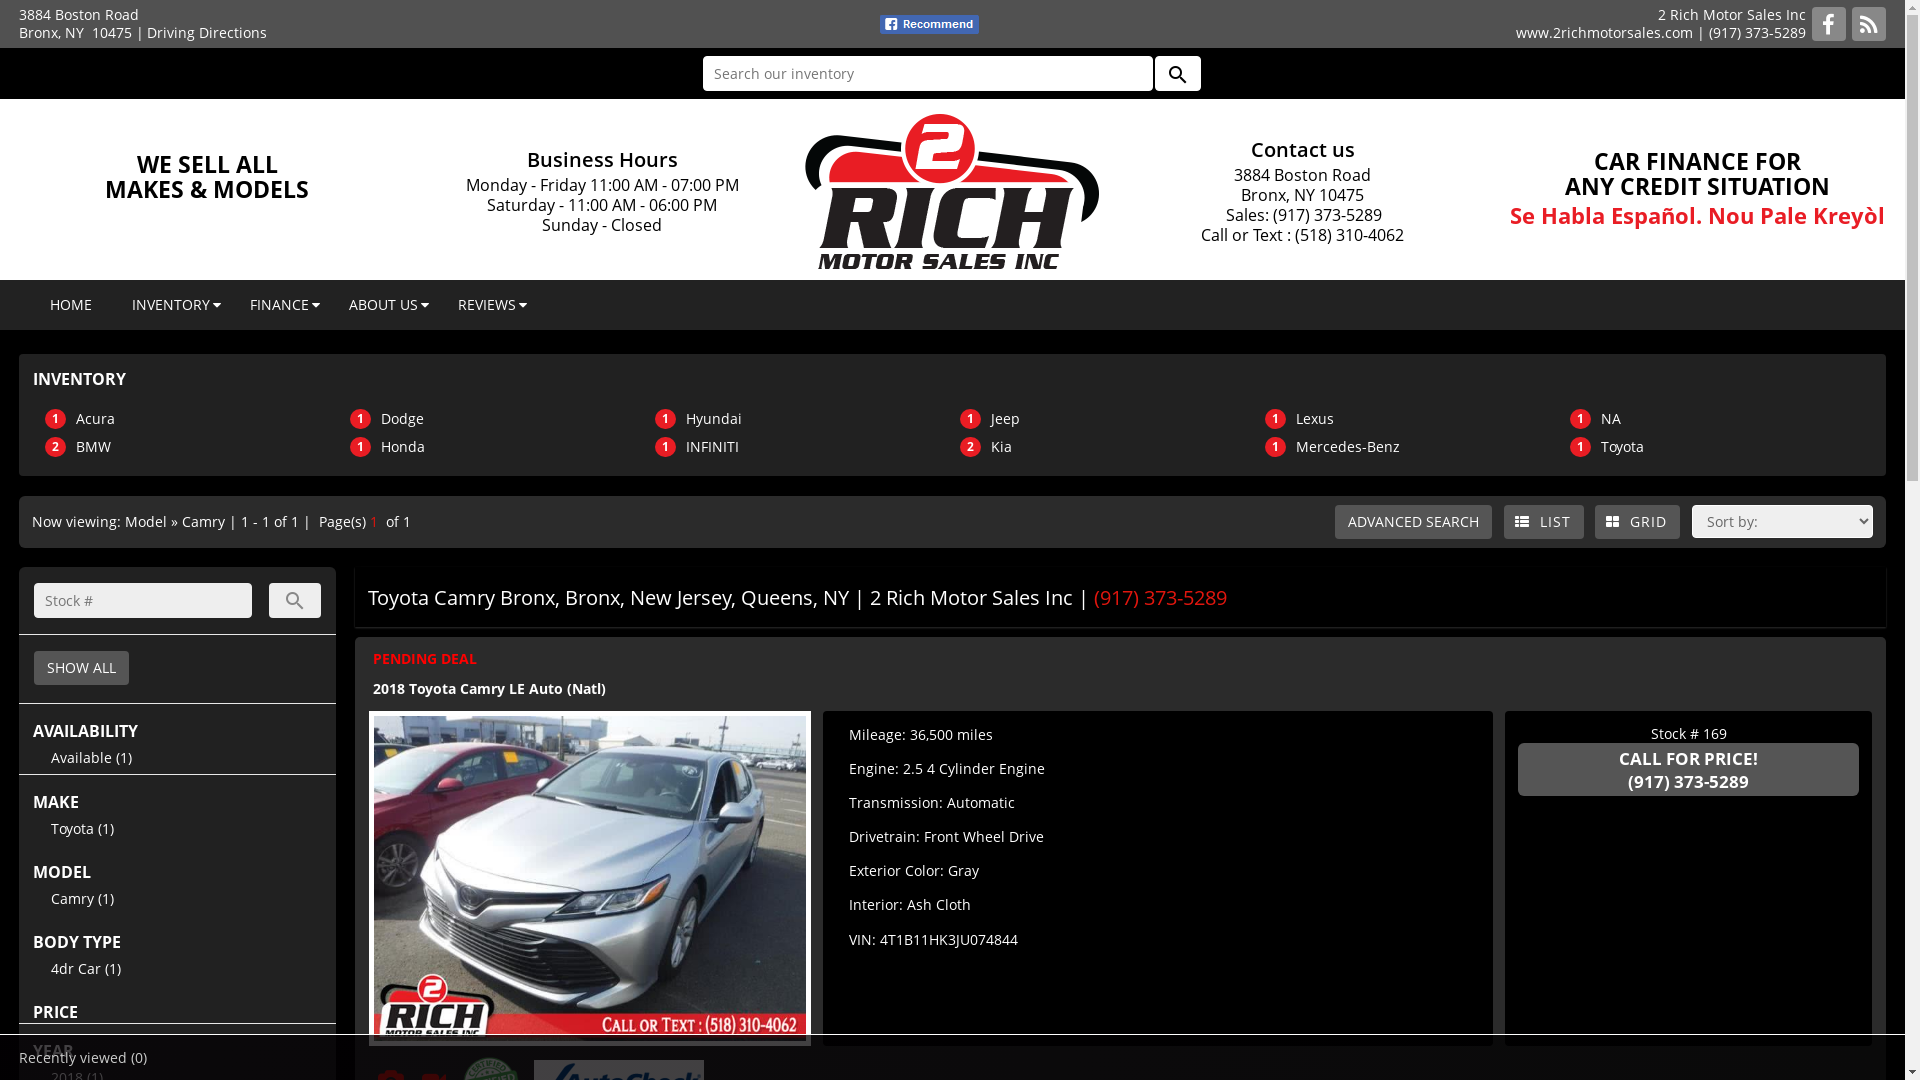 The height and width of the screenshot is (1080, 1920). Describe the element at coordinates (486, 304) in the screenshot. I see `'REVIEWS'` at that location.